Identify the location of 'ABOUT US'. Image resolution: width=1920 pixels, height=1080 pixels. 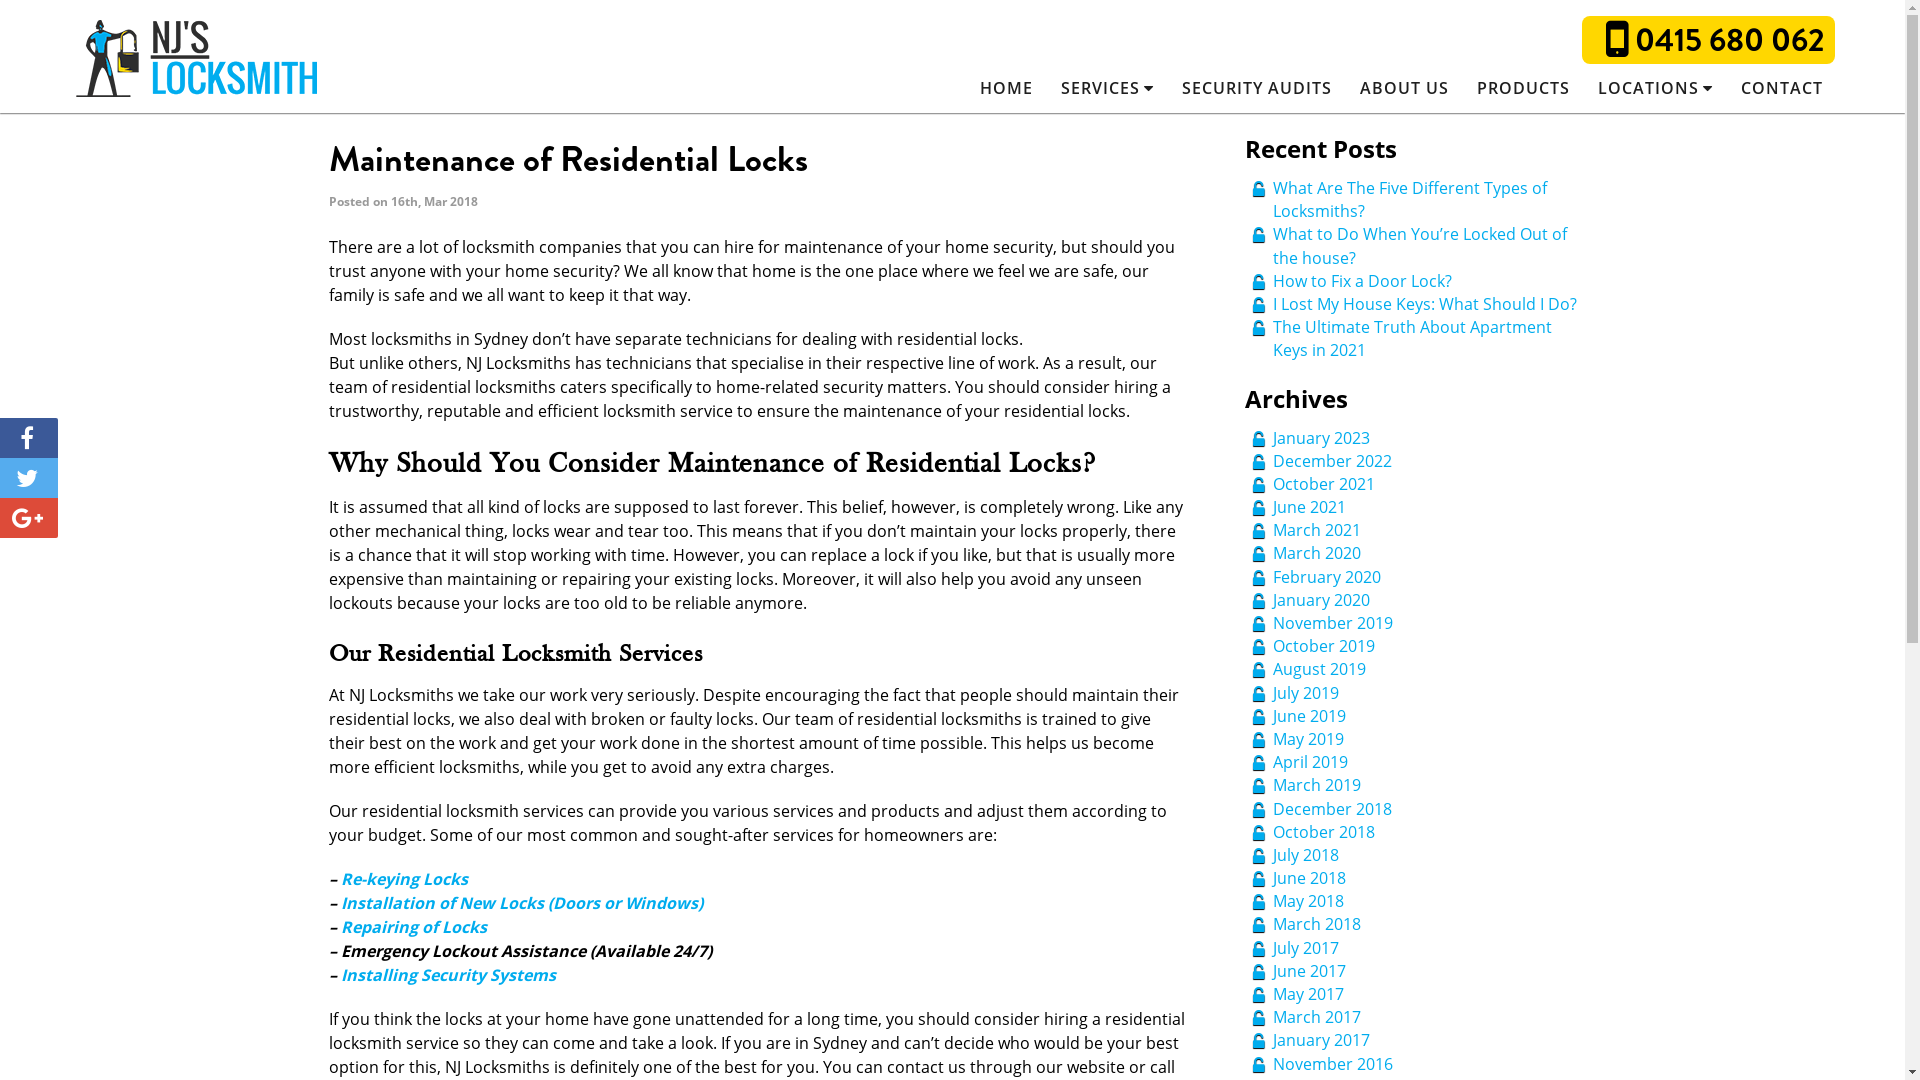
(1403, 87).